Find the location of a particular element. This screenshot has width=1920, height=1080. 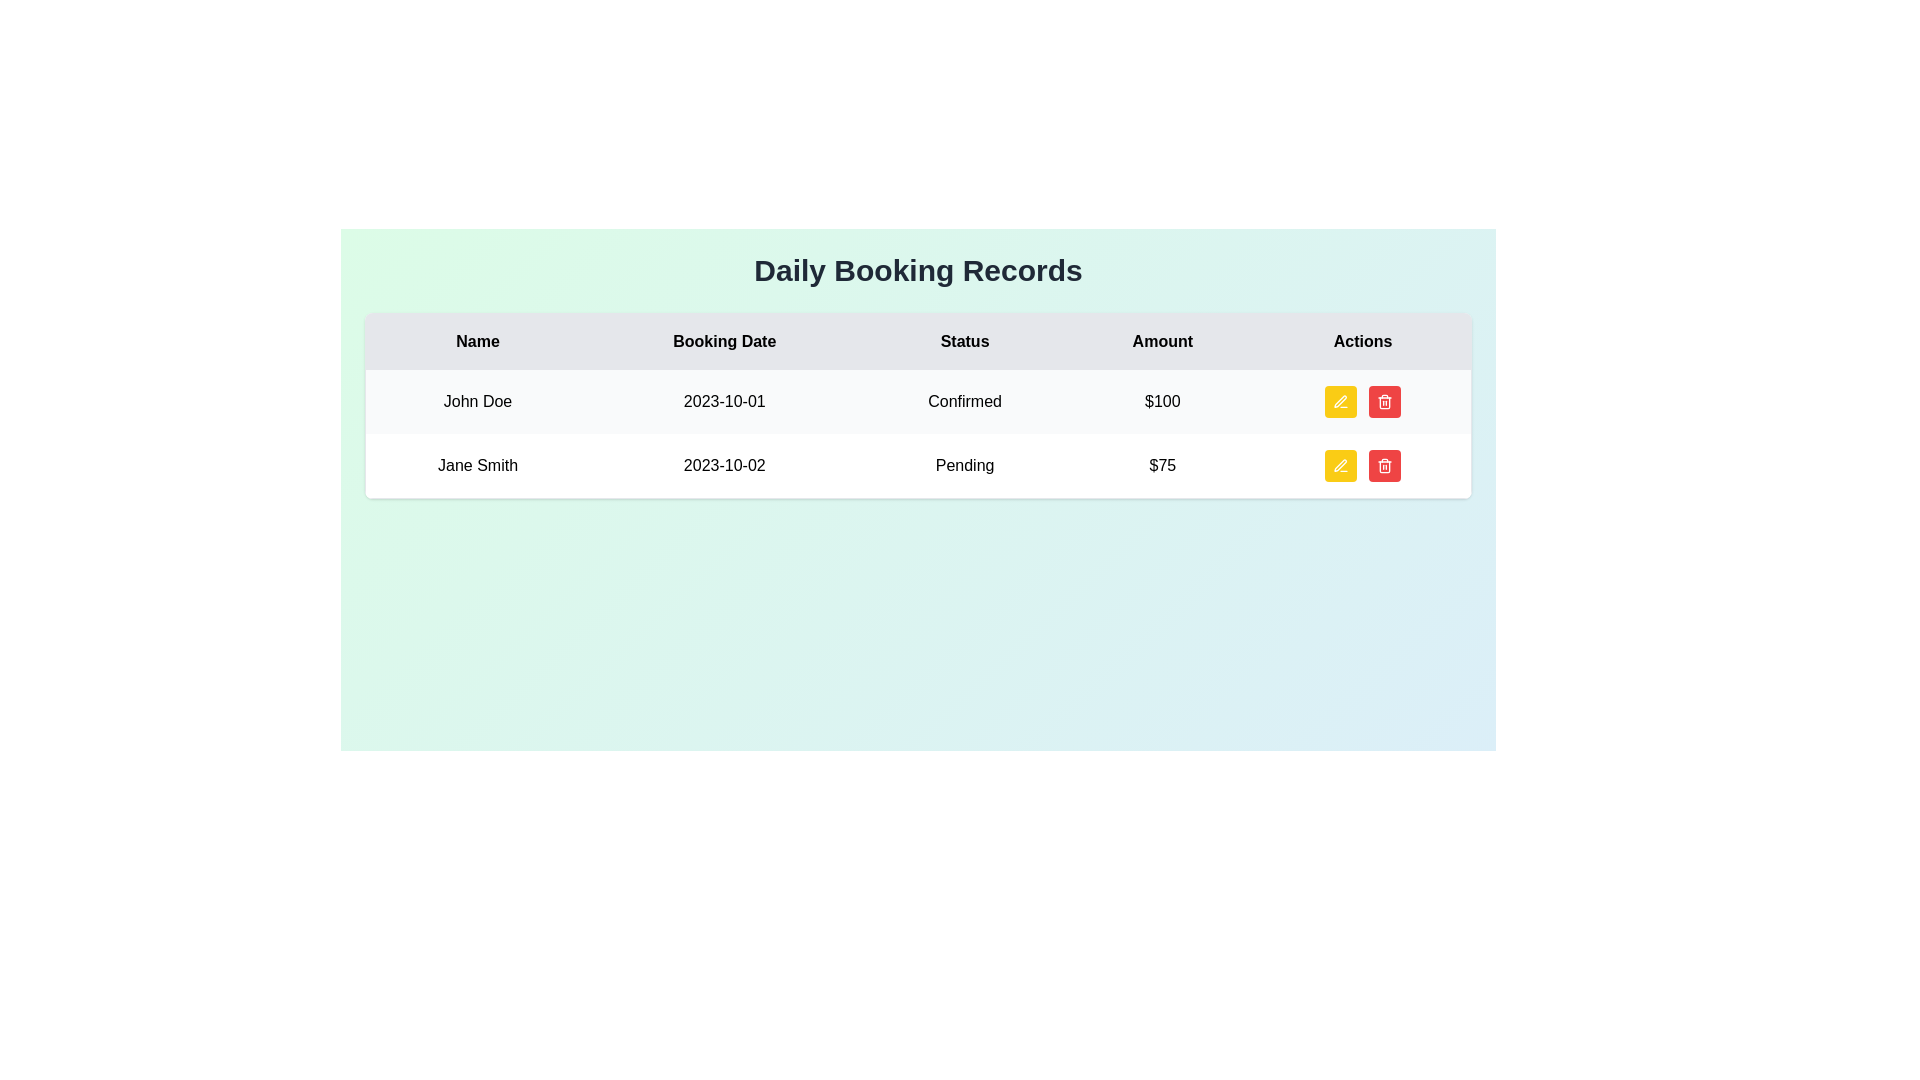

the pen icon with a yellow background in the Actions column of the second row is located at coordinates (1340, 465).